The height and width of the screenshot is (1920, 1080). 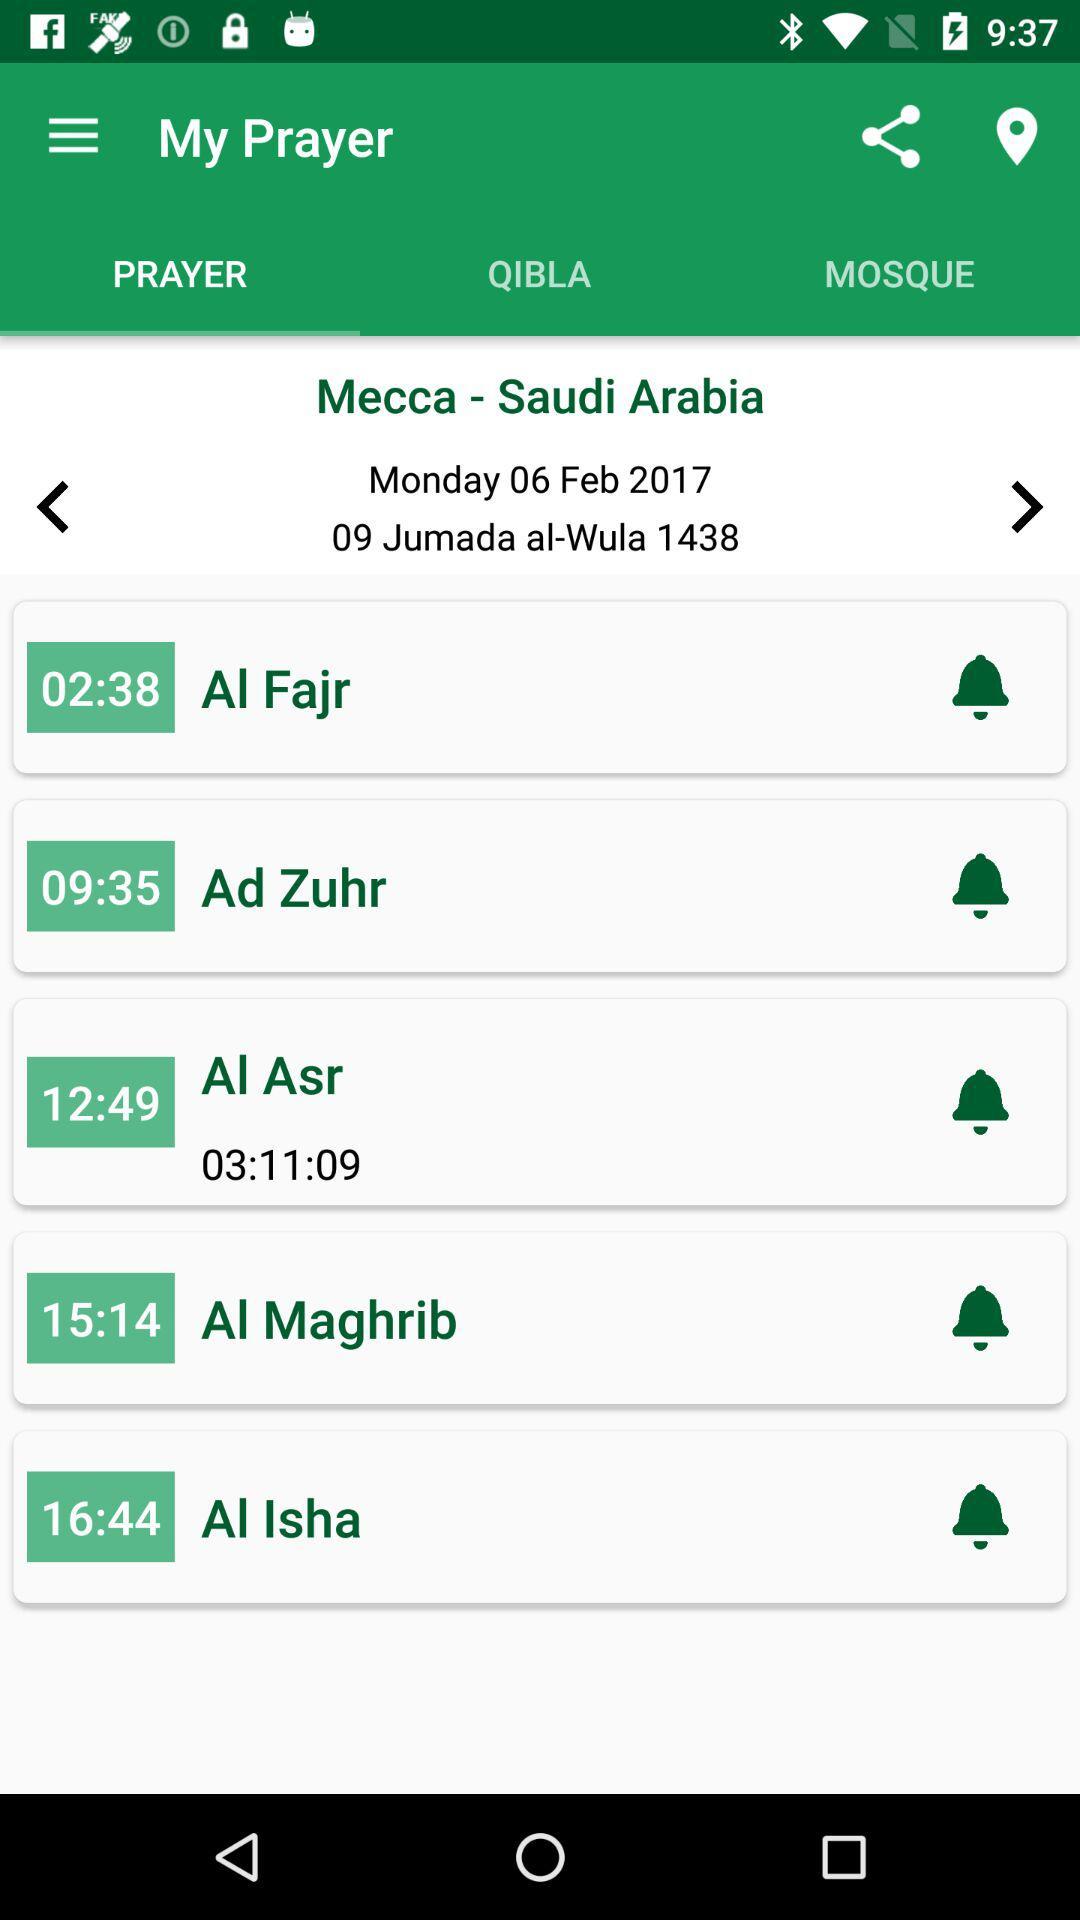 What do you see at coordinates (979, 1101) in the screenshot?
I see `the notification icon in the third line` at bounding box center [979, 1101].